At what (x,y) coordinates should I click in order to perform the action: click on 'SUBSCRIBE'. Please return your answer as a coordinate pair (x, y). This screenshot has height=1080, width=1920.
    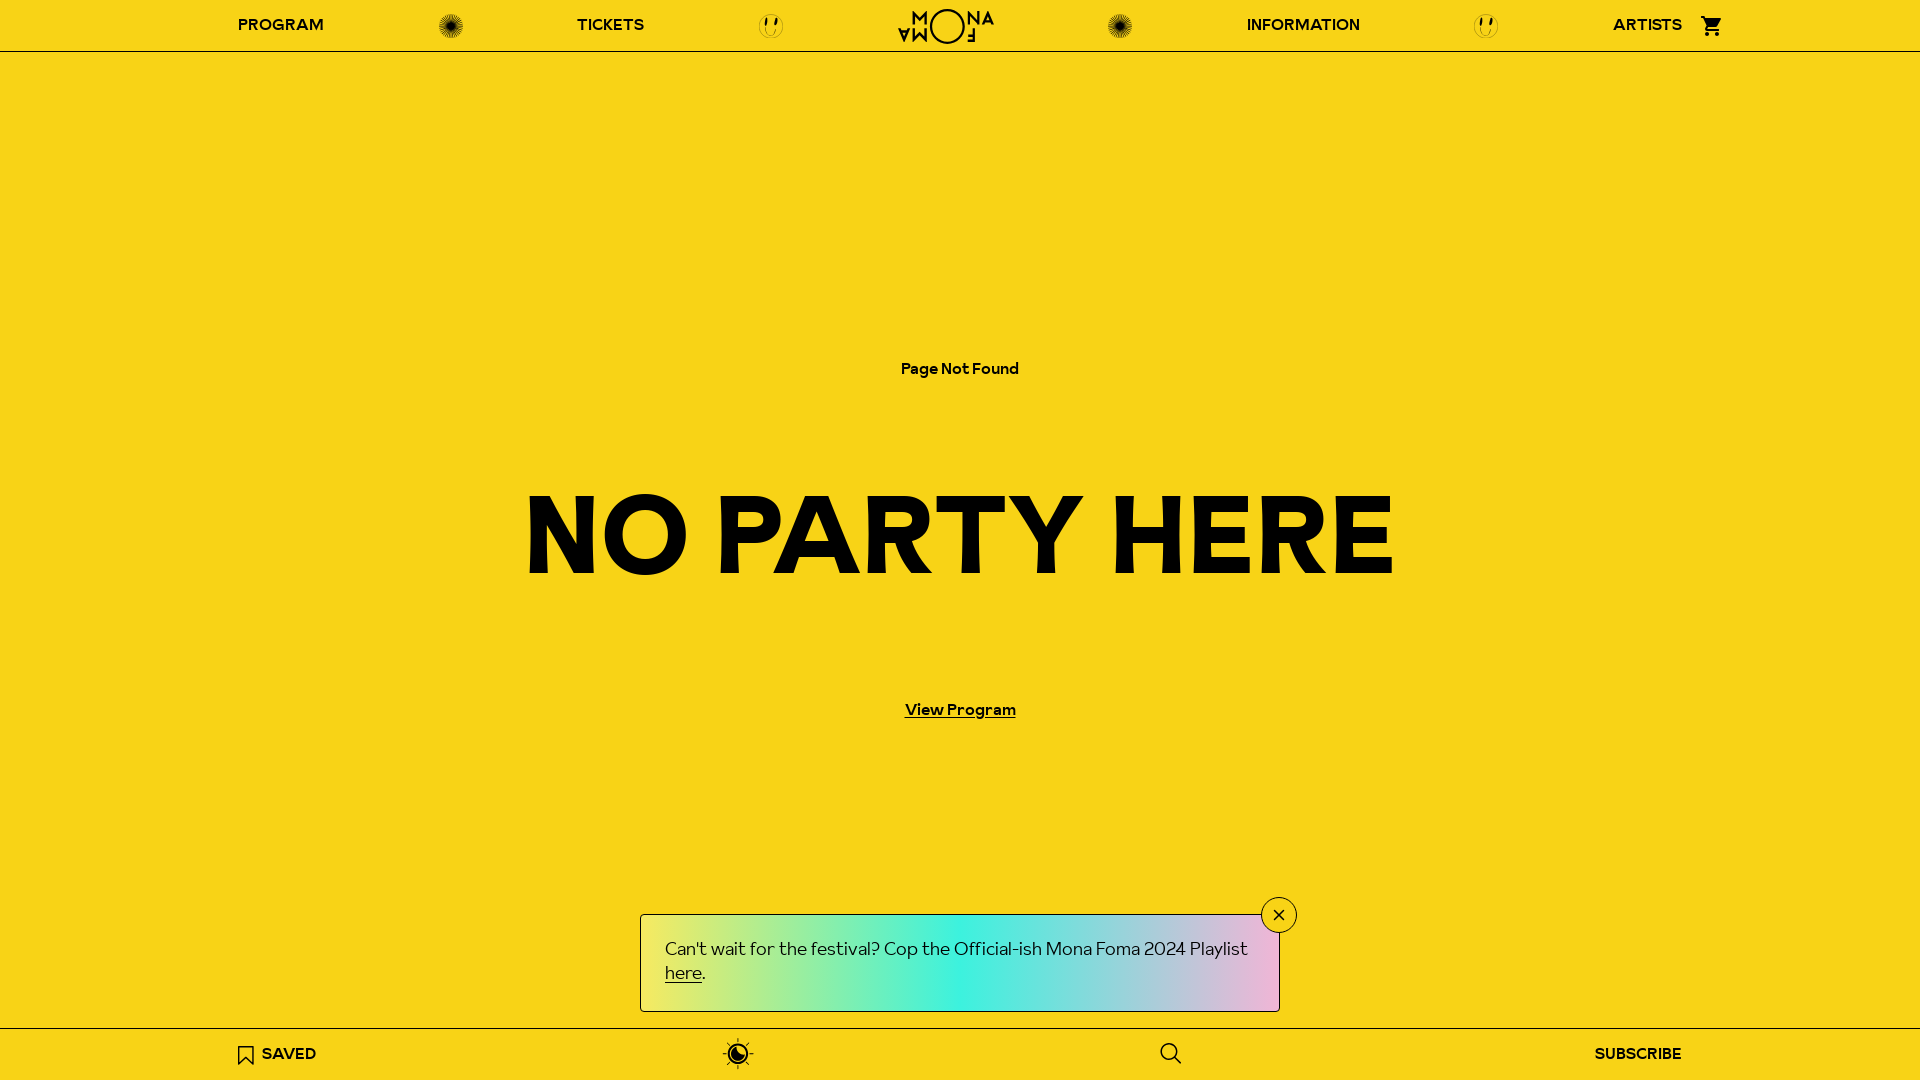
    Looking at the image, I should click on (1582, 1053).